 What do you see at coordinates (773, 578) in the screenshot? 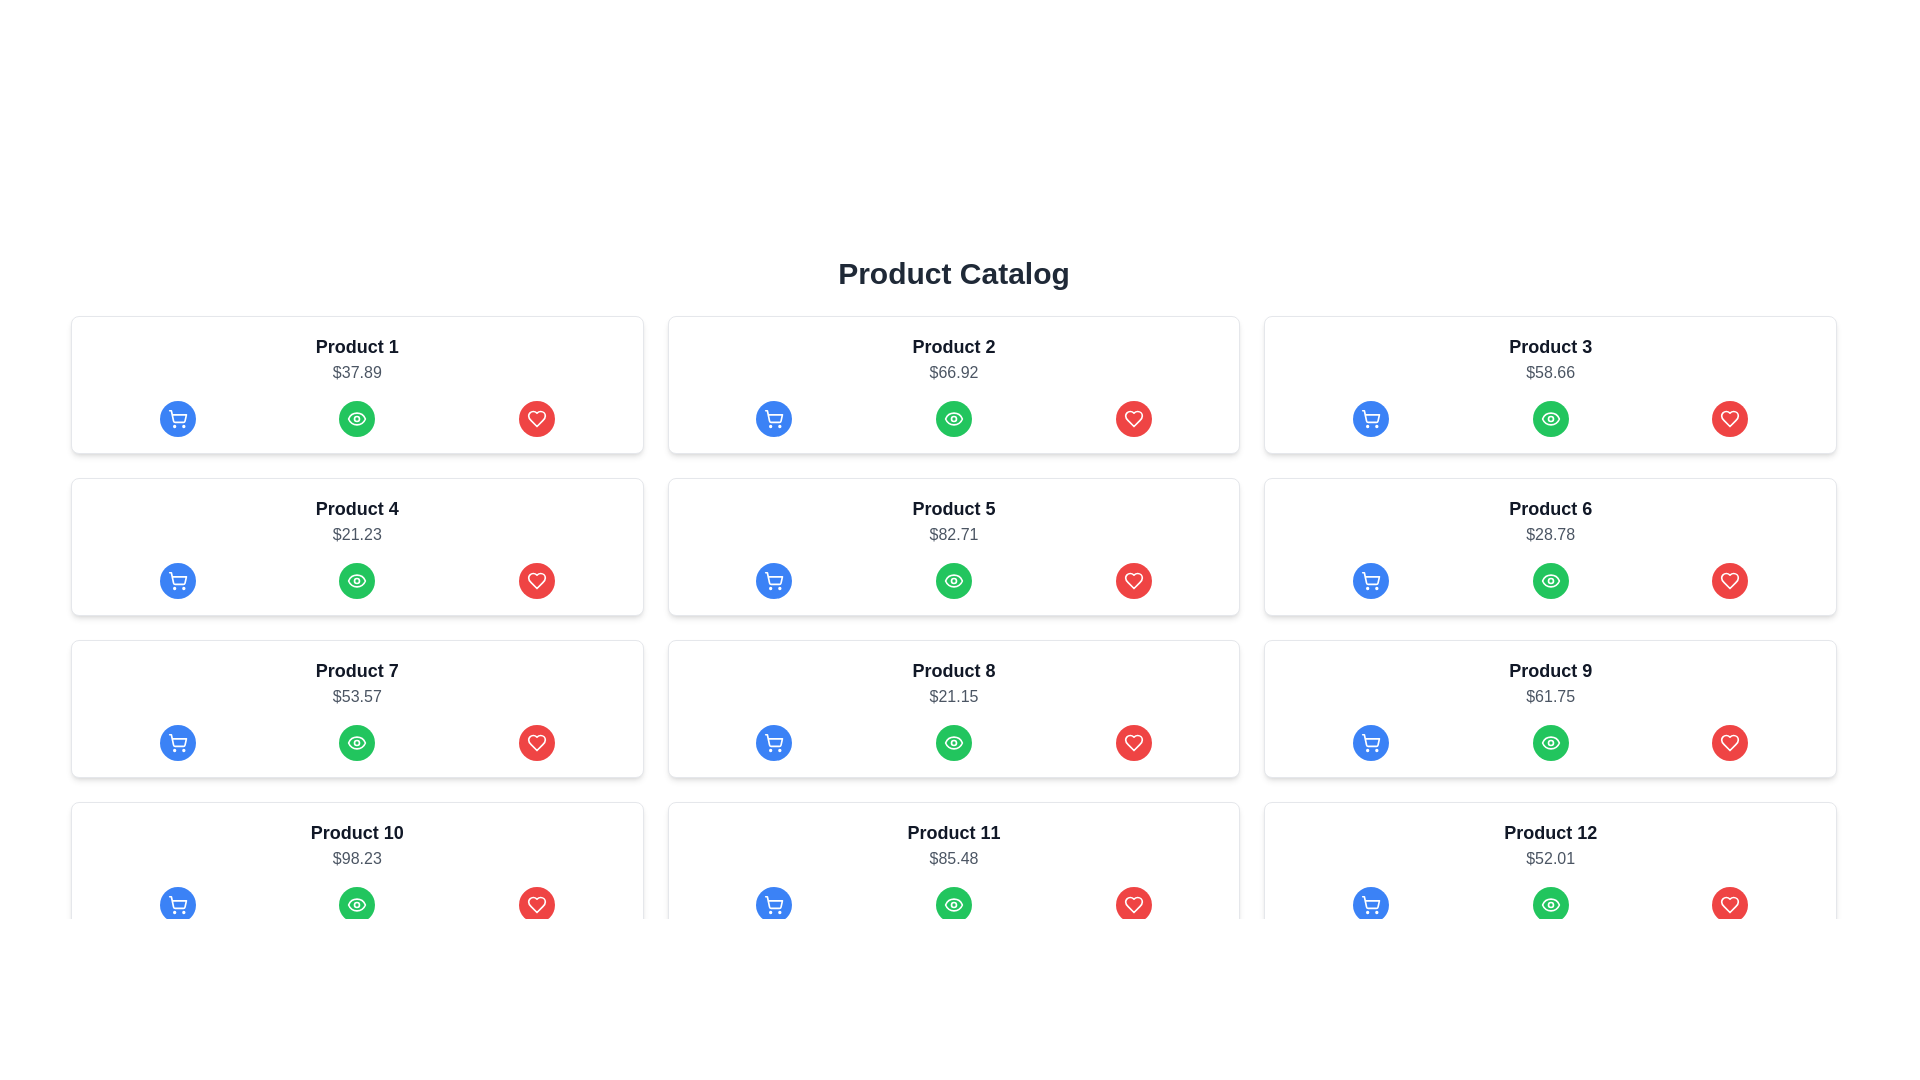
I see `the blue outlined shopping cart icon in the middle row of the catalog card for 'Product 5'` at bounding box center [773, 578].